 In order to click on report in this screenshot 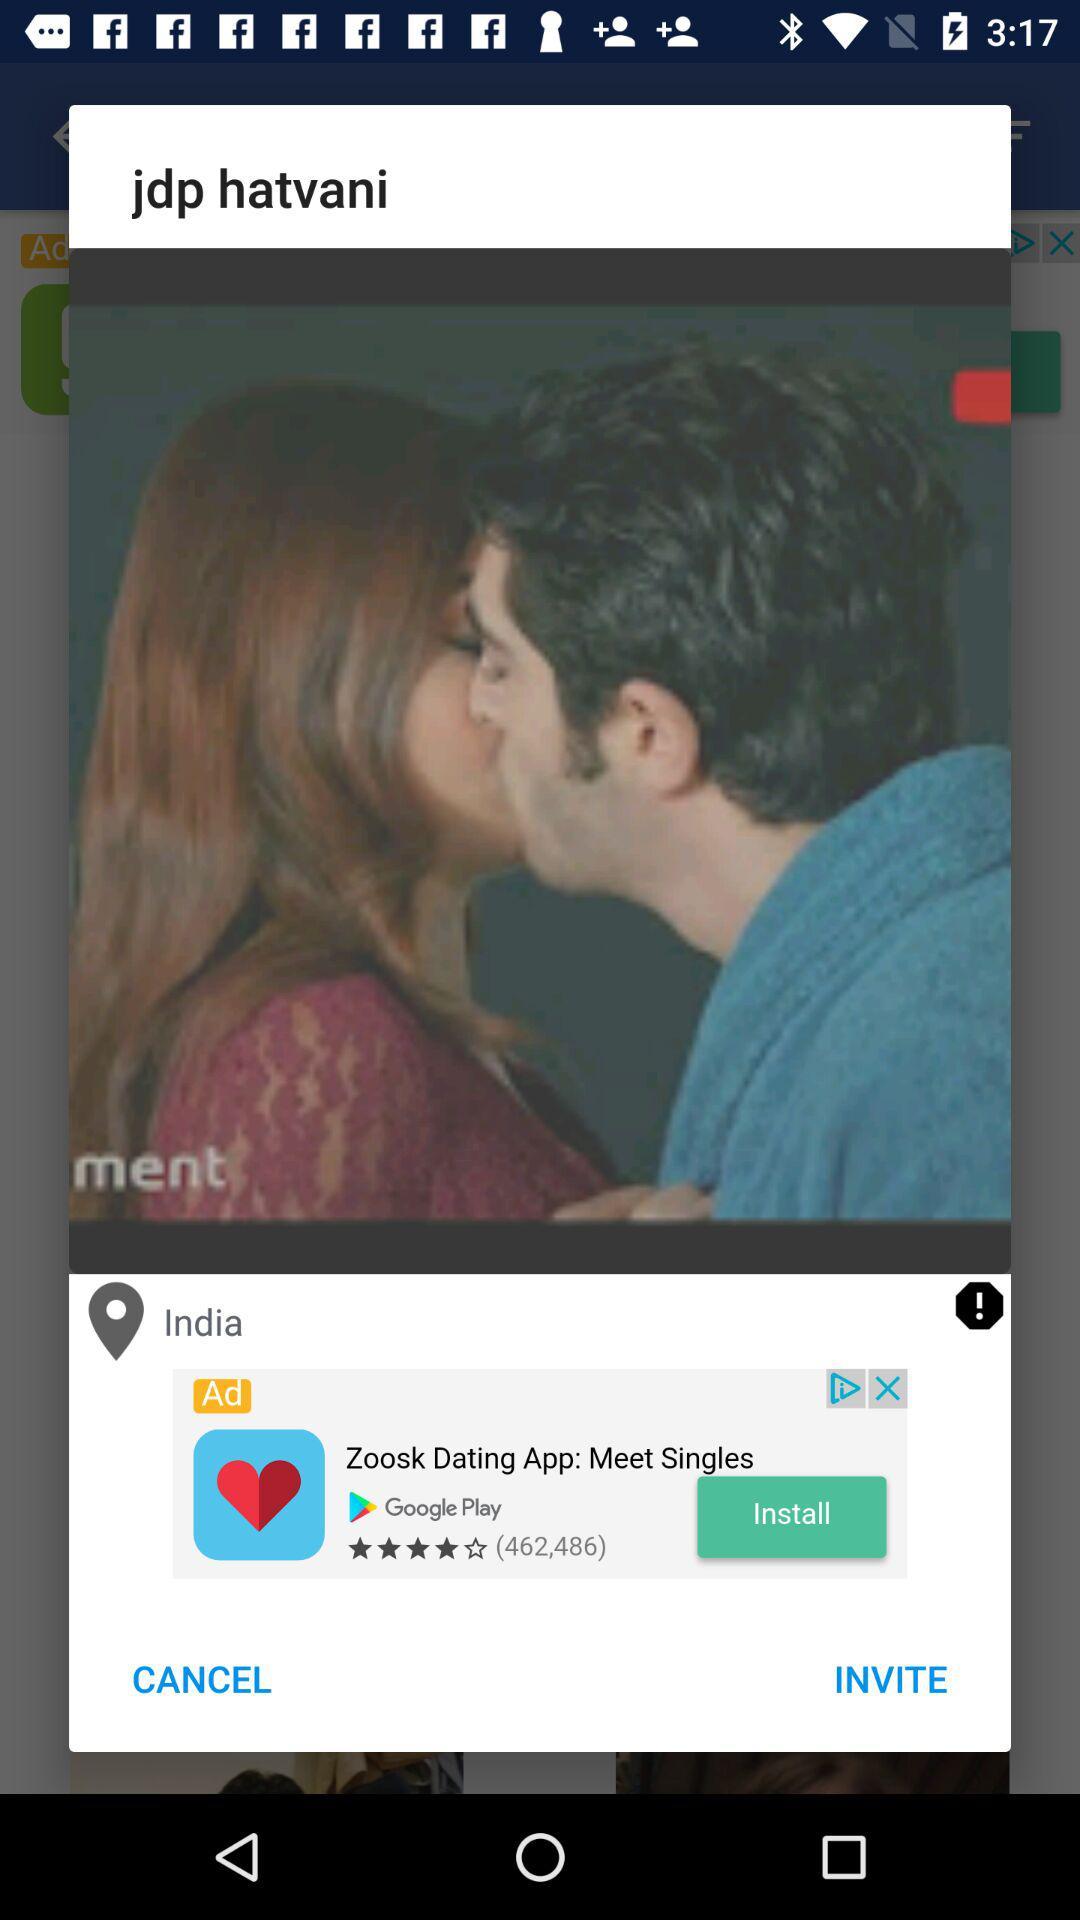, I will do `click(978, 1305)`.